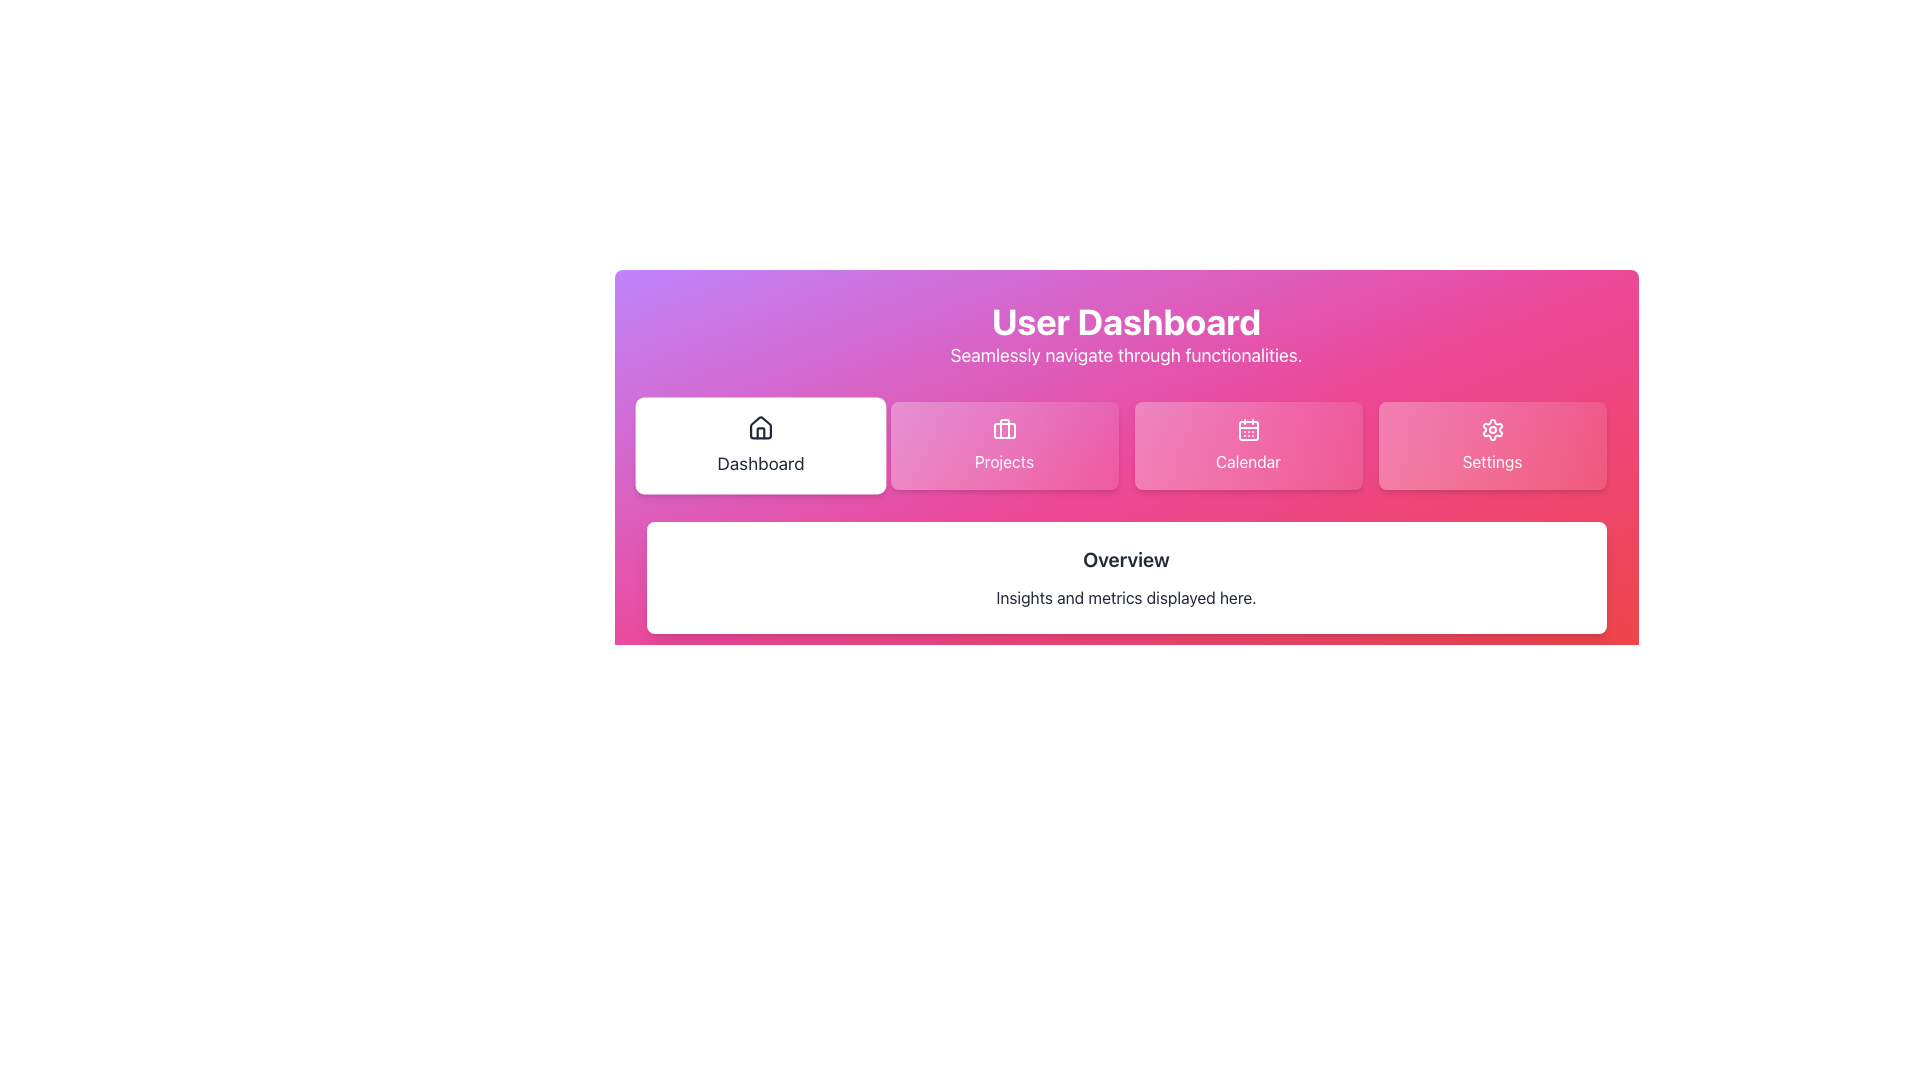 This screenshot has width=1920, height=1080. I want to click on the vertical rectangular shape that forms one side of the briefcase handle in the 'Projects' button within the pink-tinted header, so click(1004, 427).